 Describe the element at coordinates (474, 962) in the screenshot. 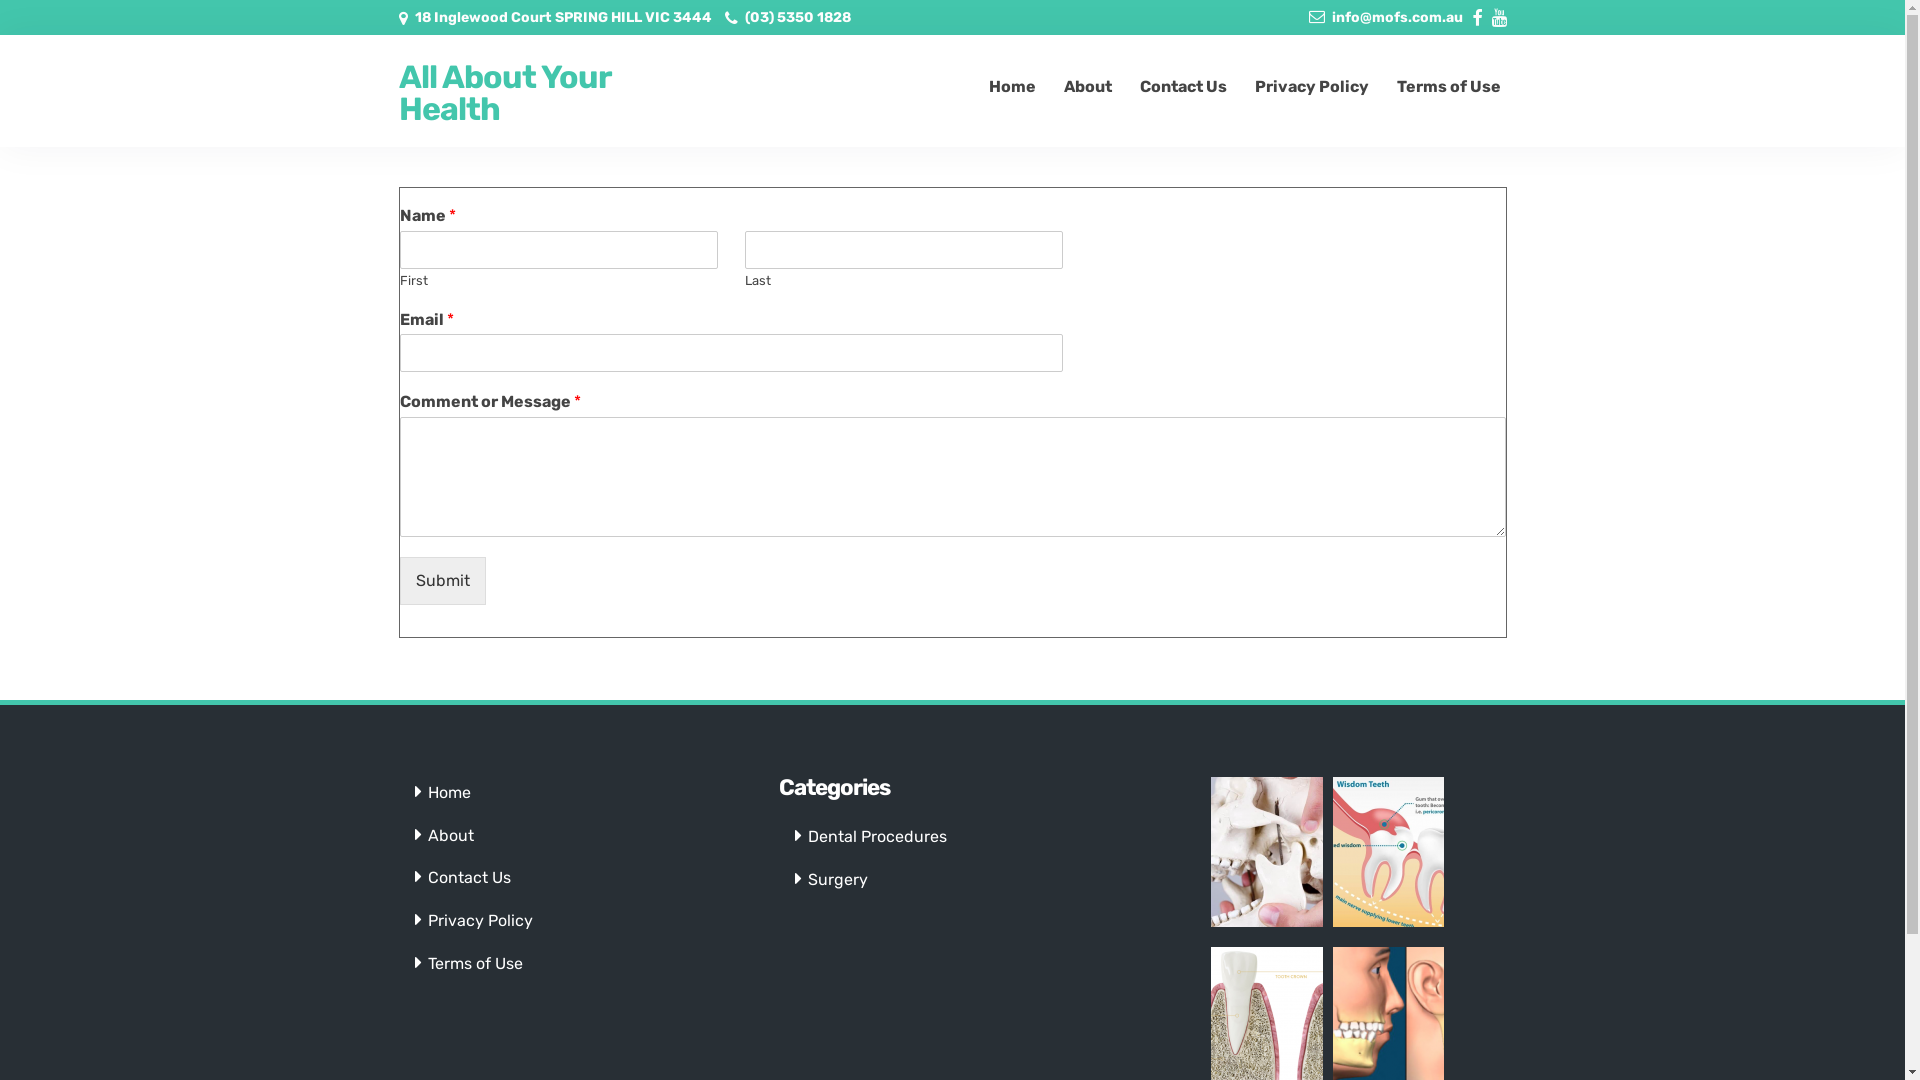

I see `'Terms of Use'` at that location.